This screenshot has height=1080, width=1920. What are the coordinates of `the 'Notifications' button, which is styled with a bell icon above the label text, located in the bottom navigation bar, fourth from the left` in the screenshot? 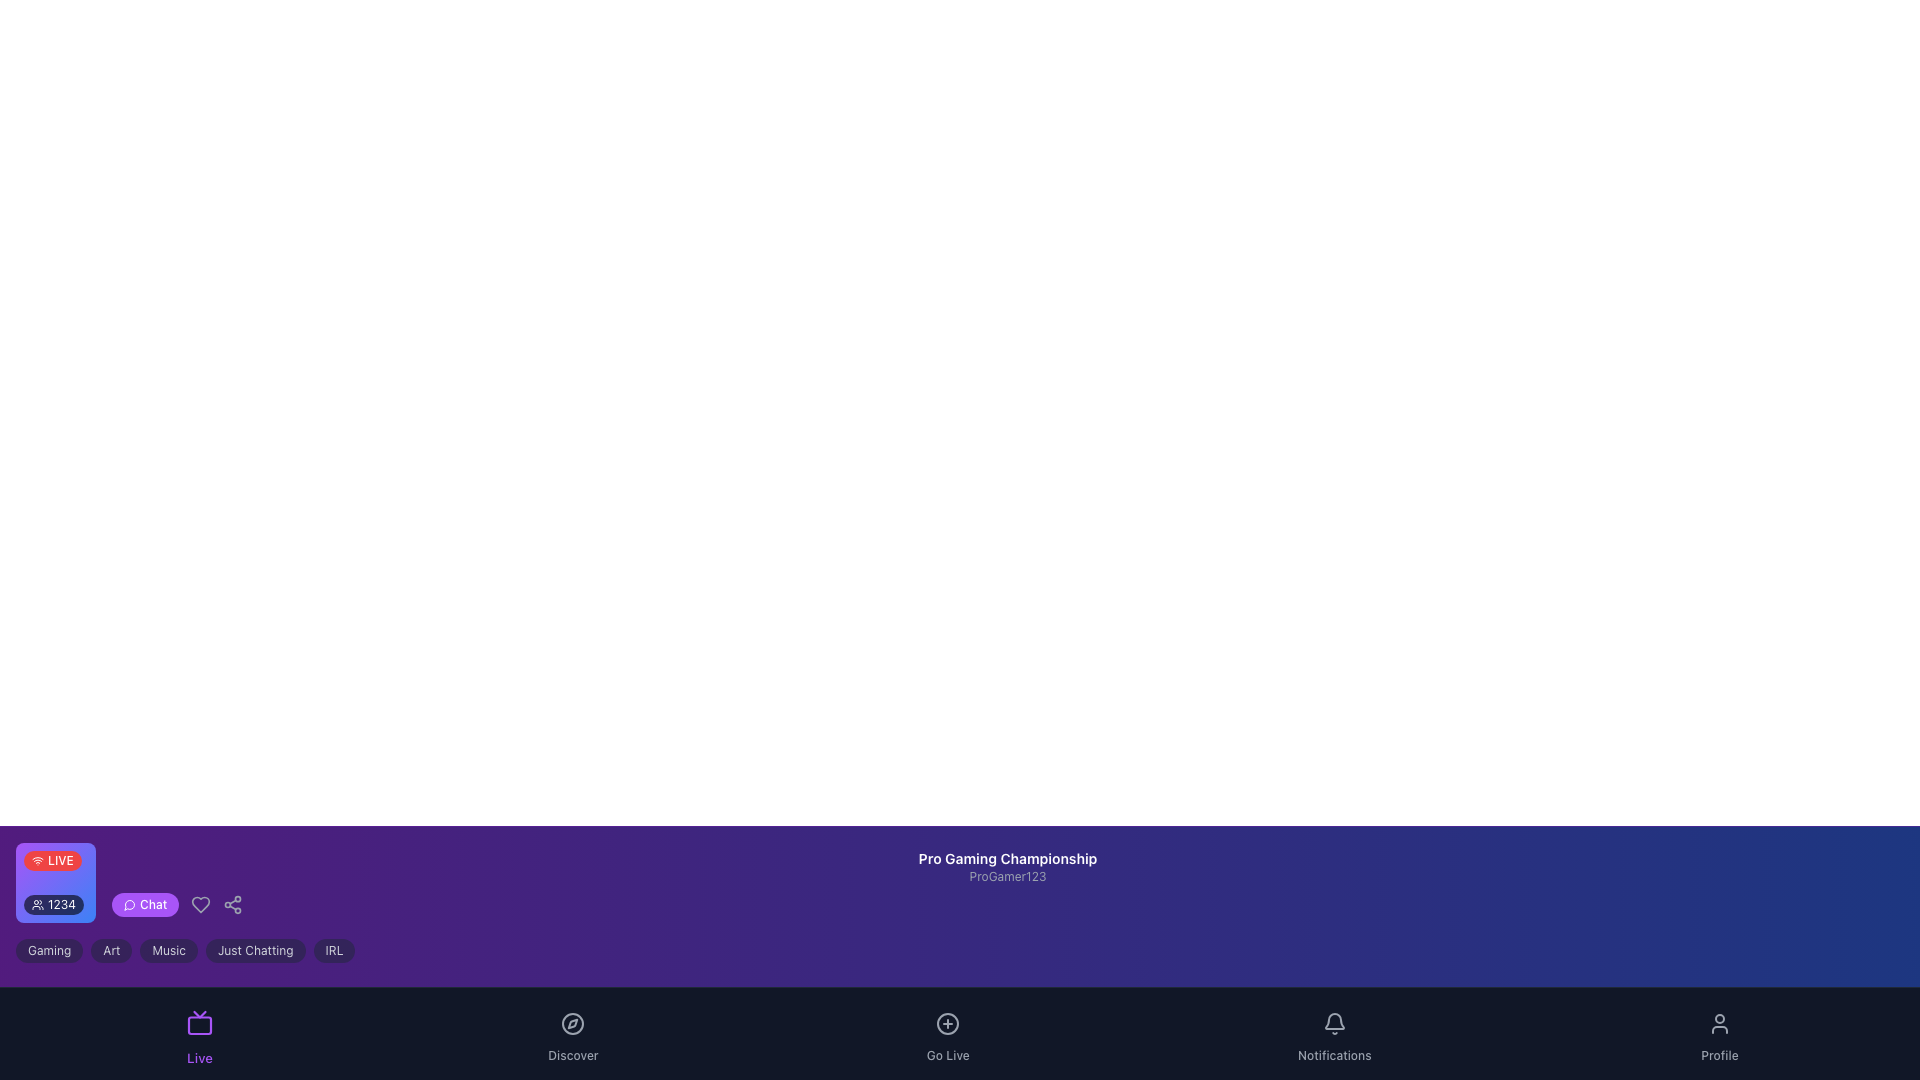 It's located at (1334, 1033).